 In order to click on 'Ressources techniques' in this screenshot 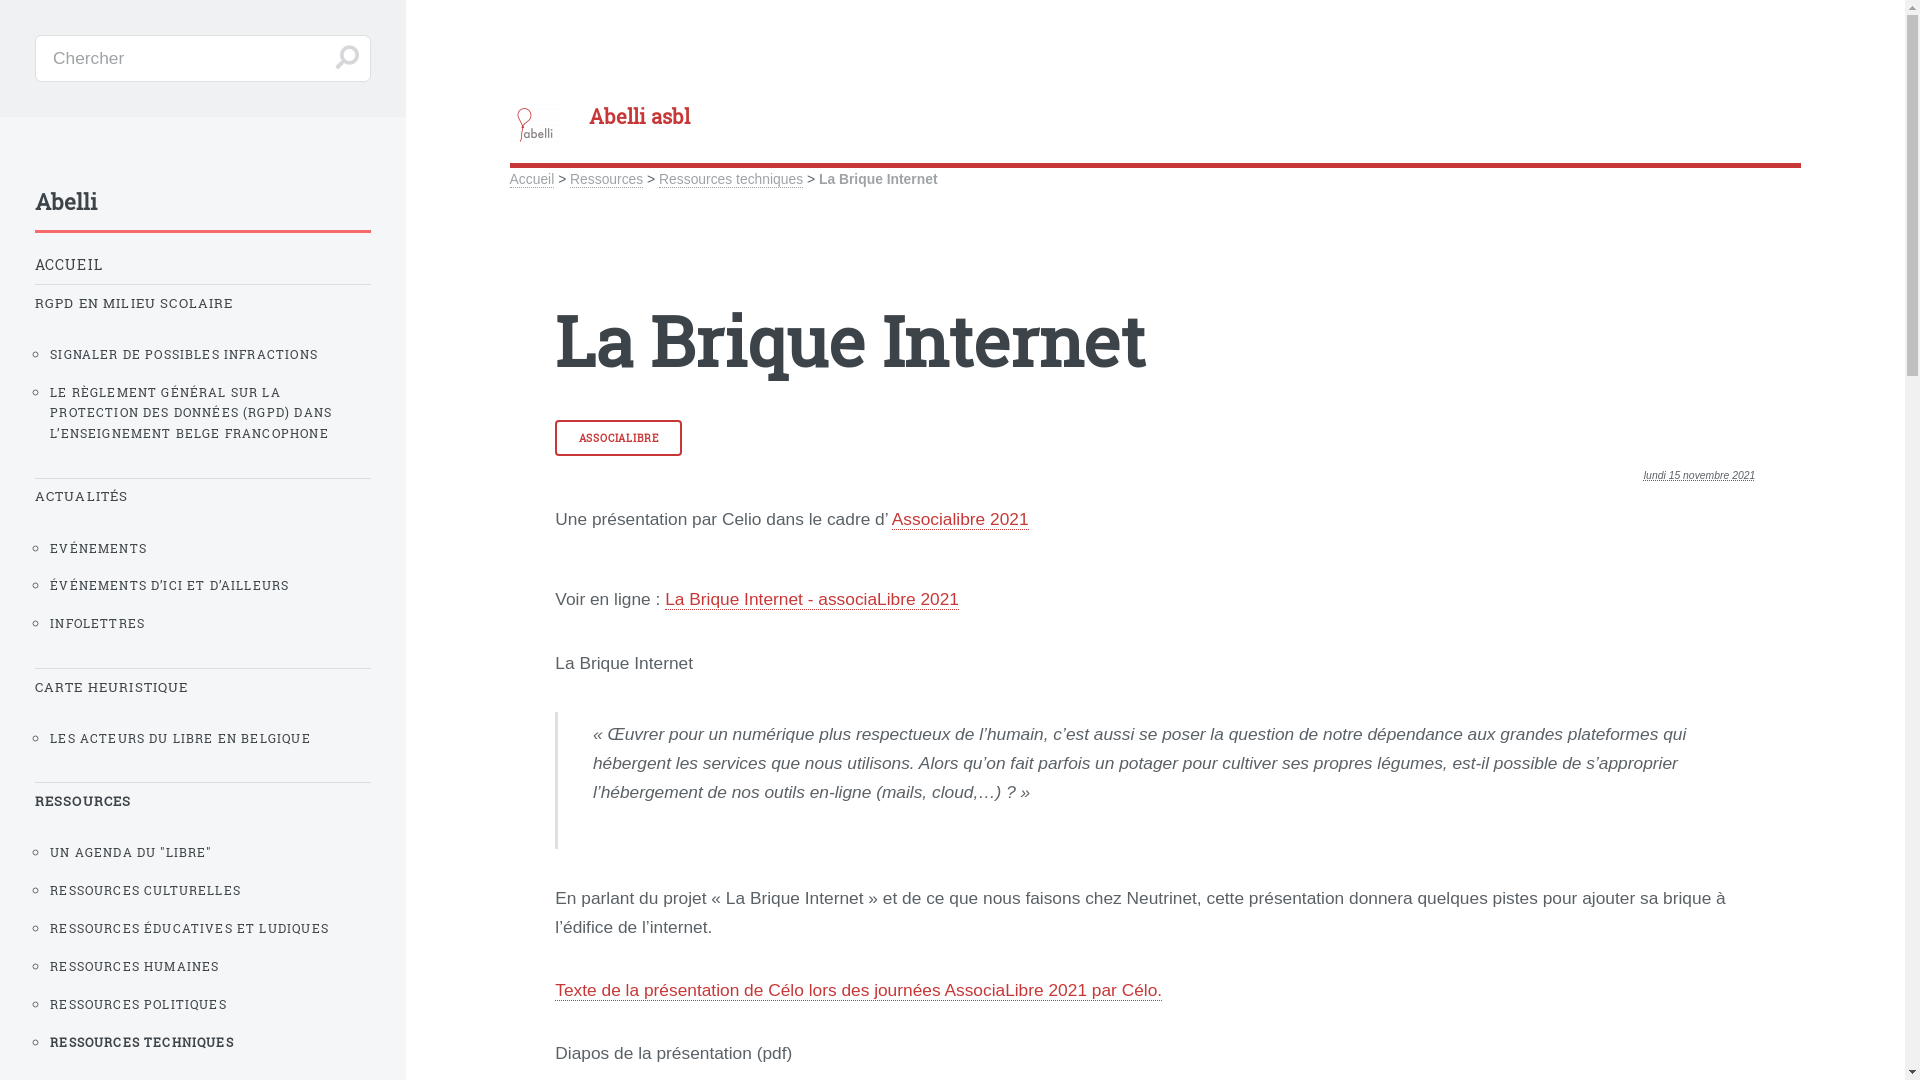, I will do `click(658, 178)`.